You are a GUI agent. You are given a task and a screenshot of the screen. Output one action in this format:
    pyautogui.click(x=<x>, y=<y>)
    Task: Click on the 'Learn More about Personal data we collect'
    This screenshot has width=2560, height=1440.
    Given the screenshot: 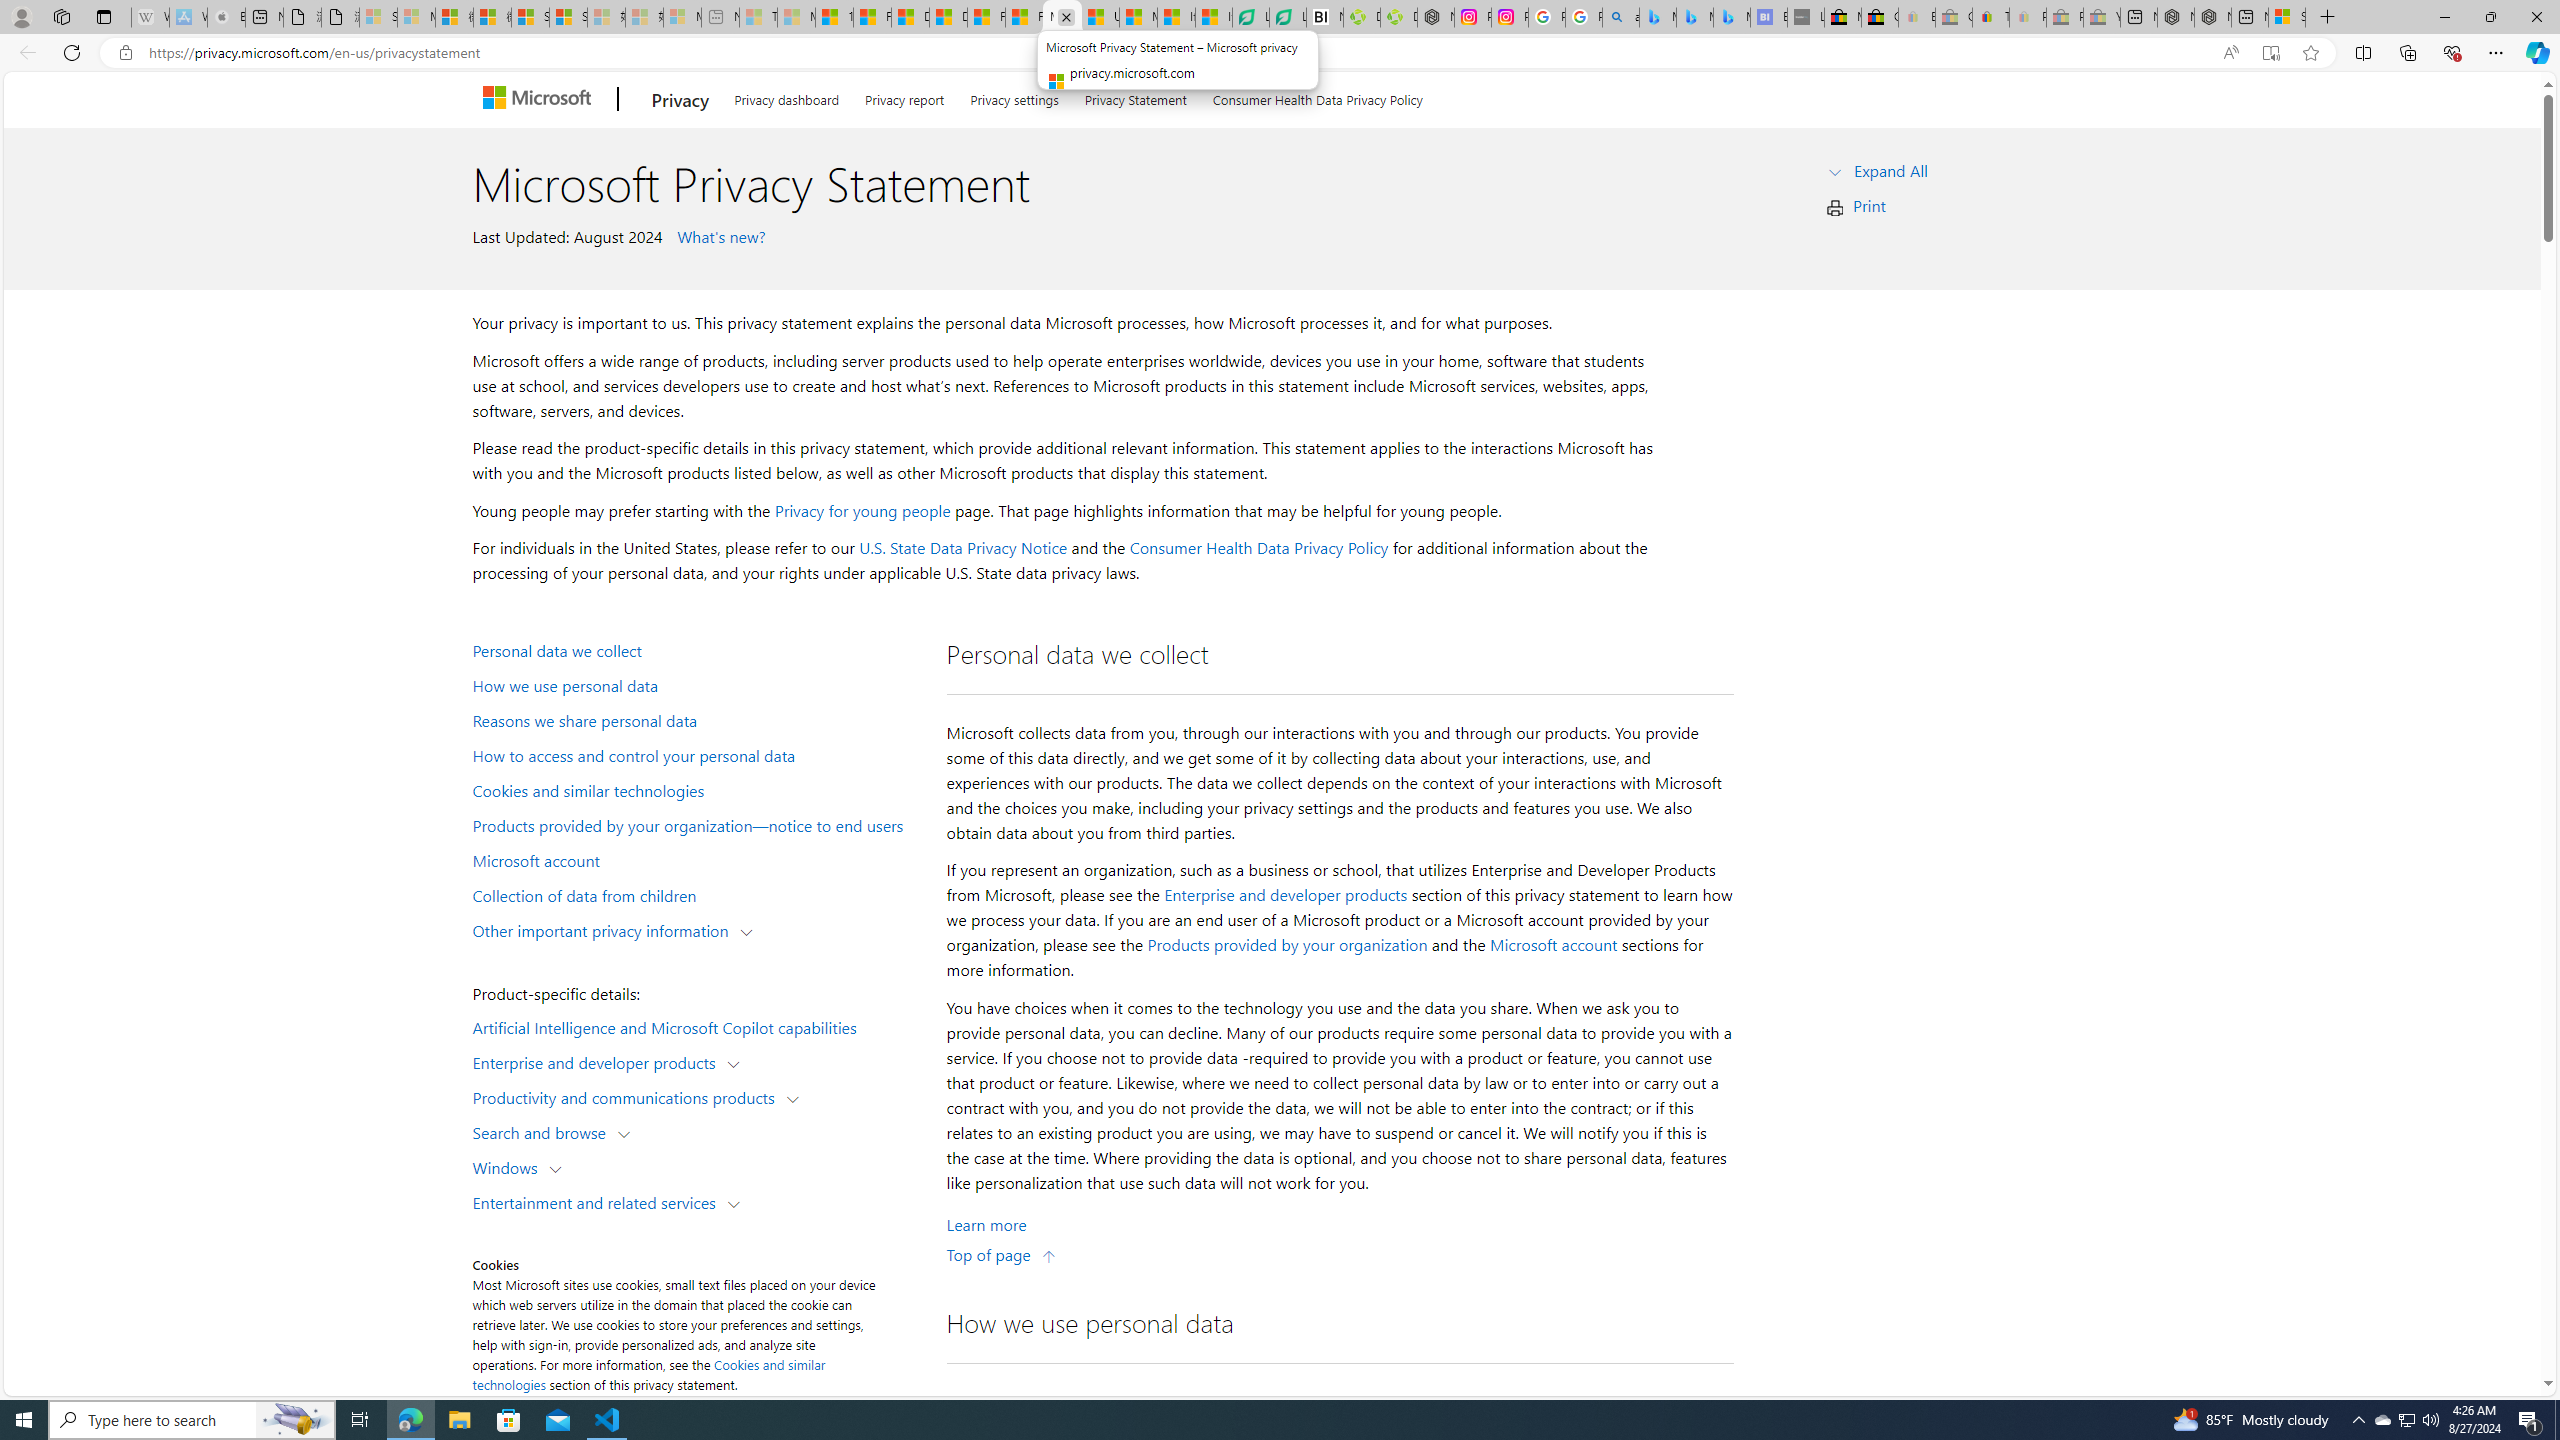 What is the action you would take?
    pyautogui.click(x=986, y=1225)
    